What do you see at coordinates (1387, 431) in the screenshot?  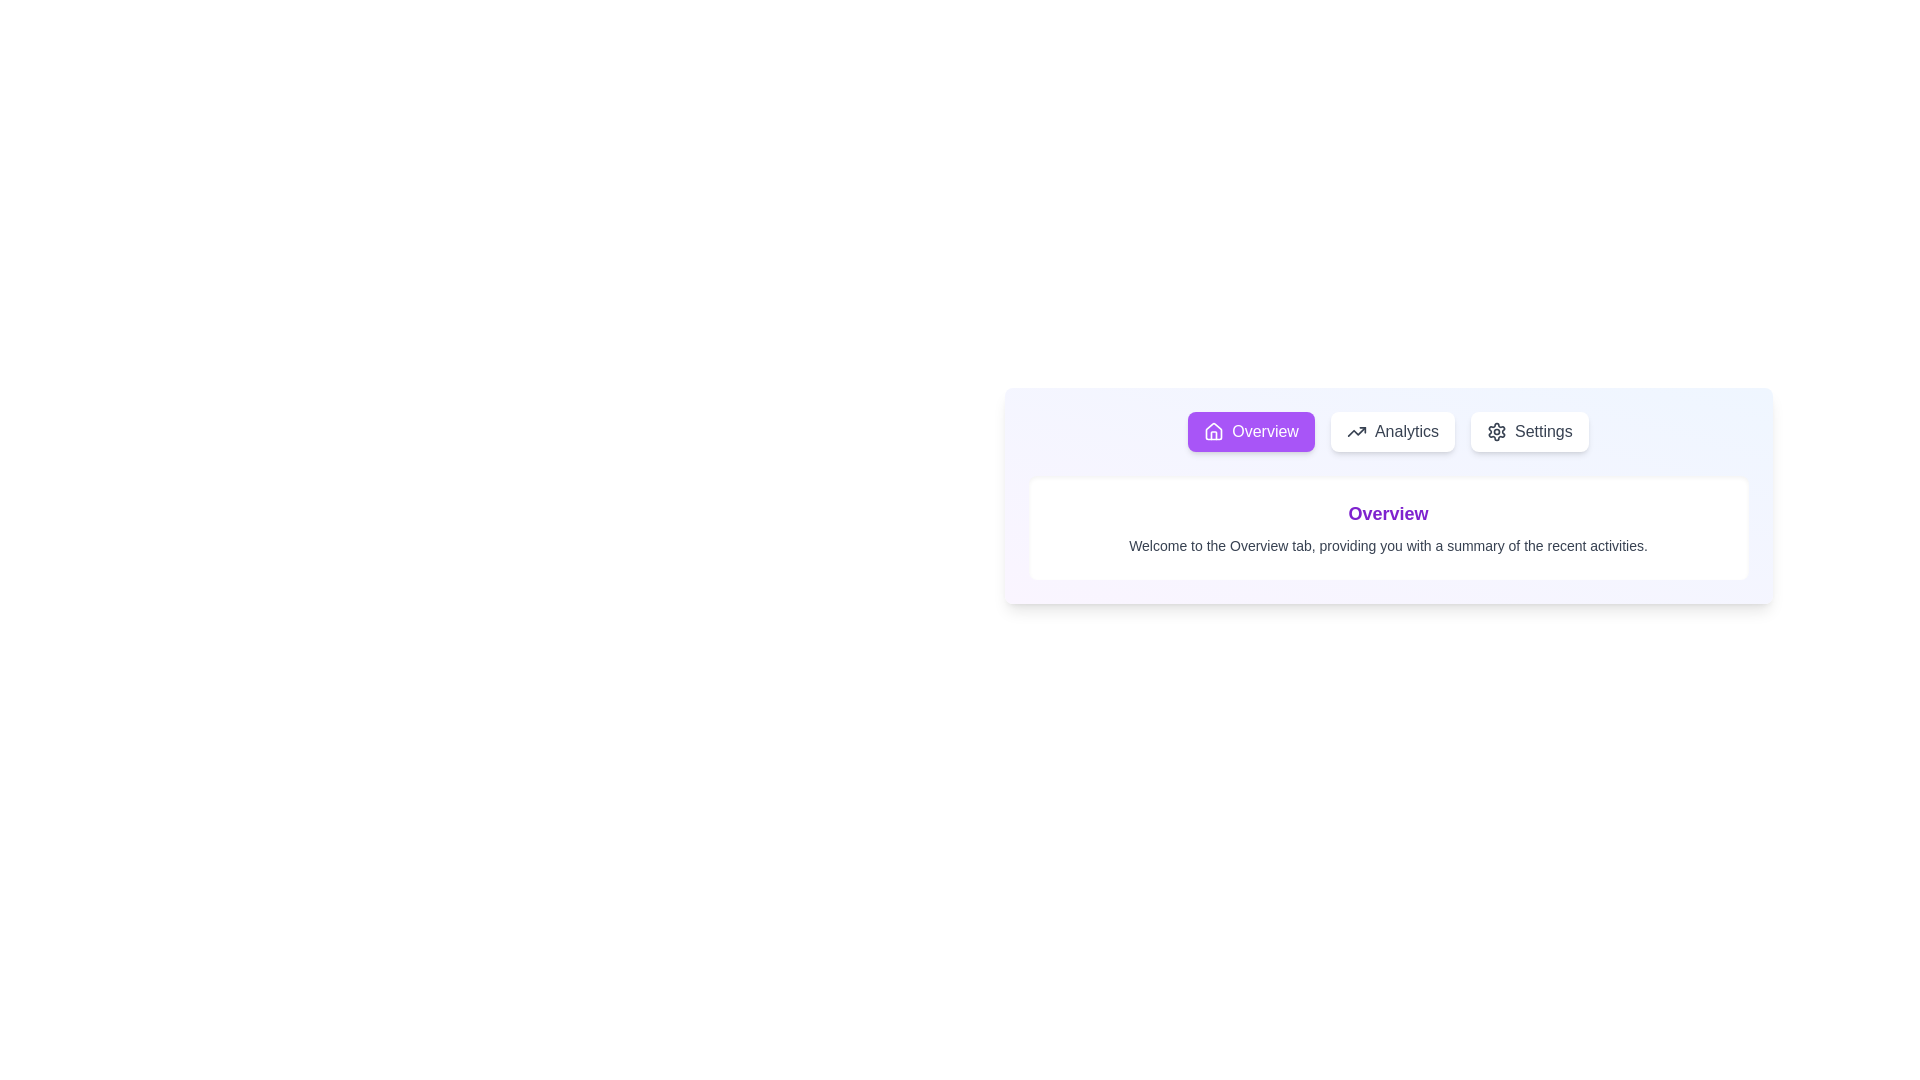 I see `the 'Analytics' button located between the 'Overview' button and the 'Settings' button in the navigation area` at bounding box center [1387, 431].